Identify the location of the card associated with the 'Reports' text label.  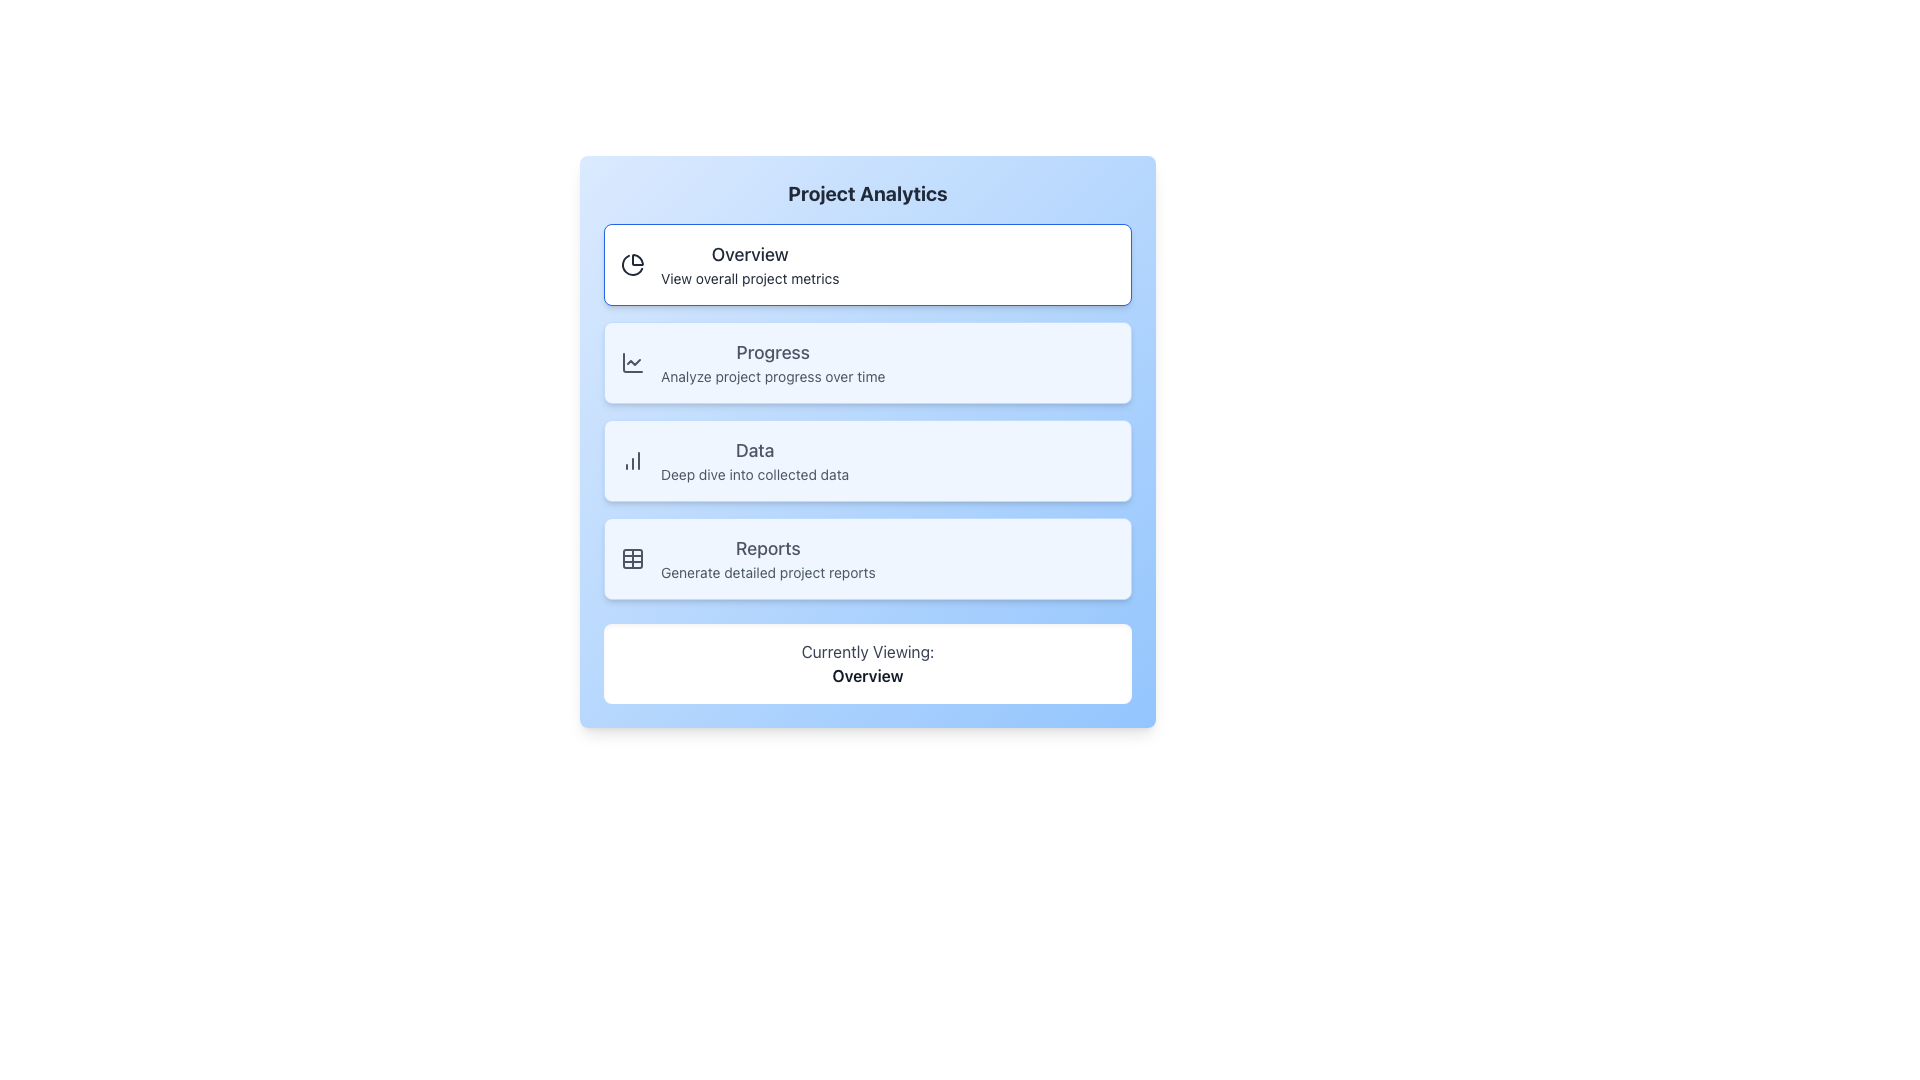
(767, 548).